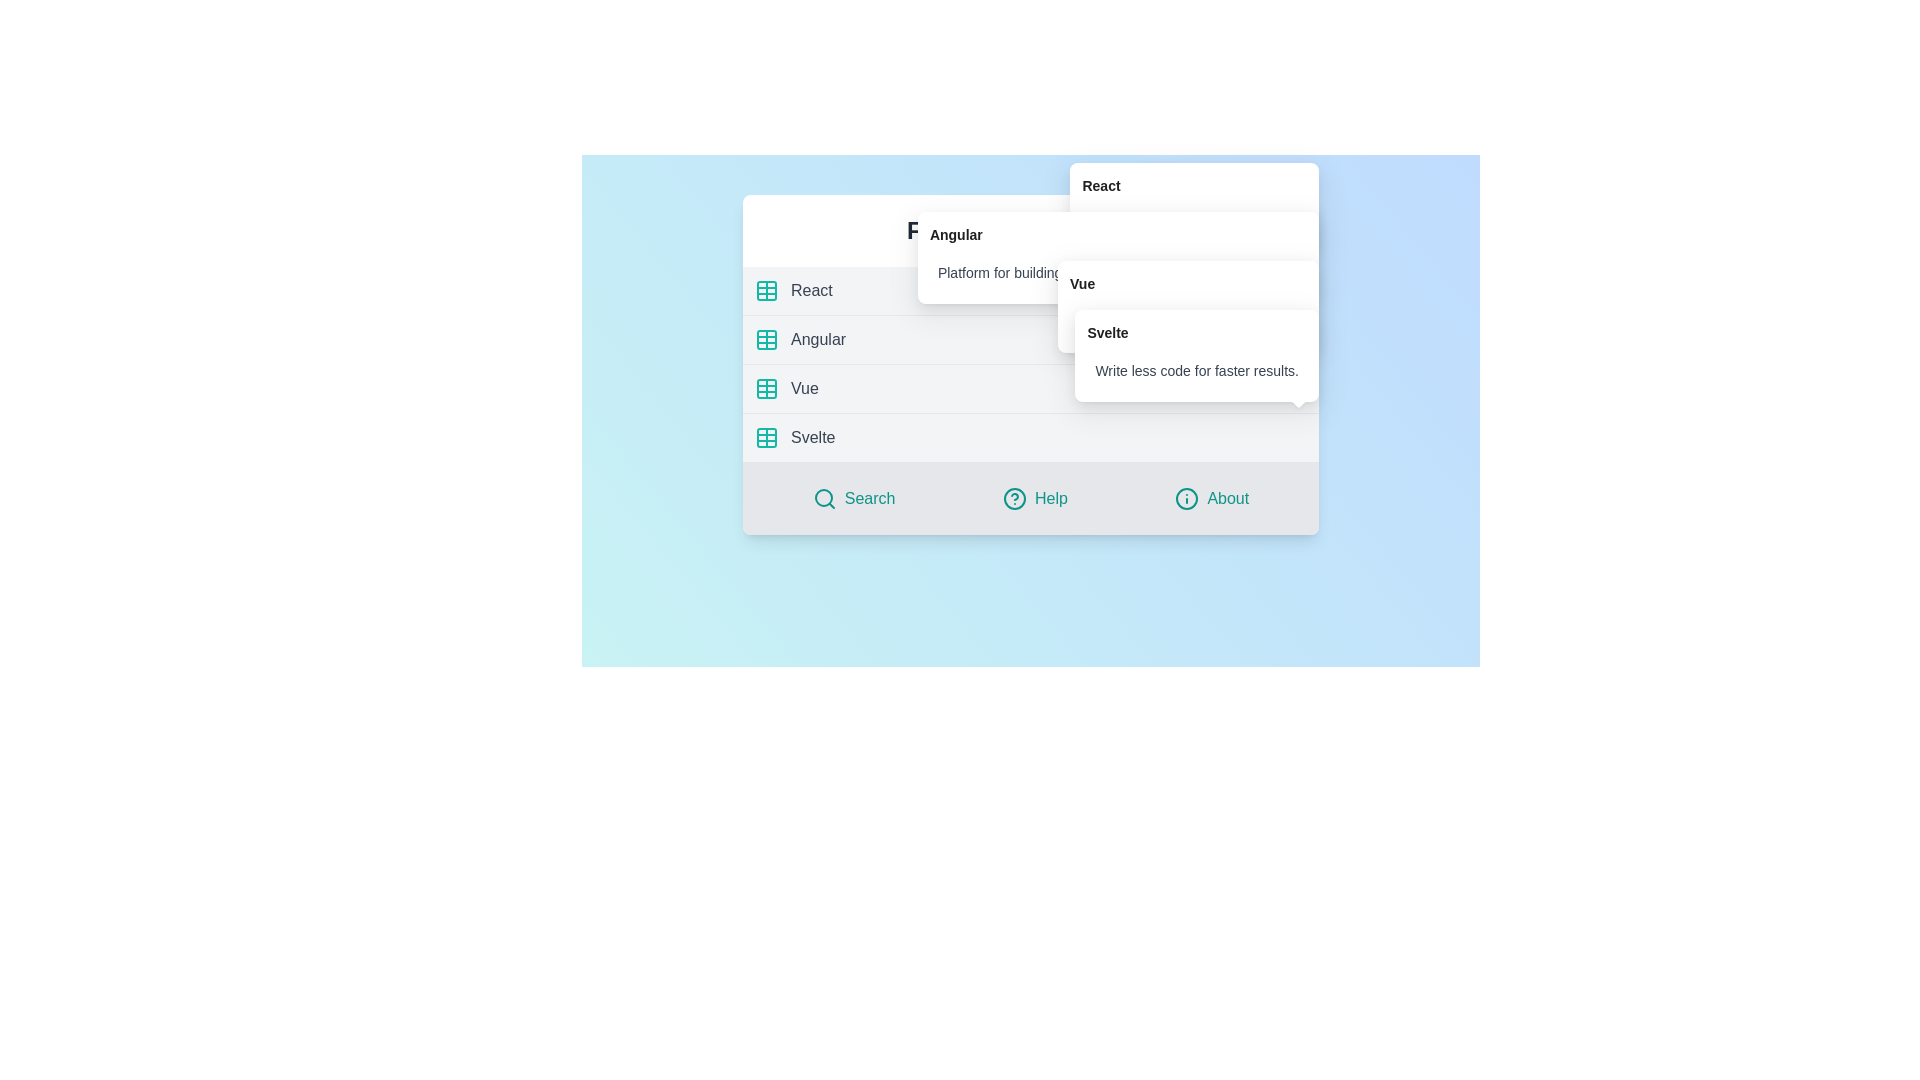  I want to click on the SVG circle icon located next to the label 'About' in the bottom section of the interface, so click(1187, 497).